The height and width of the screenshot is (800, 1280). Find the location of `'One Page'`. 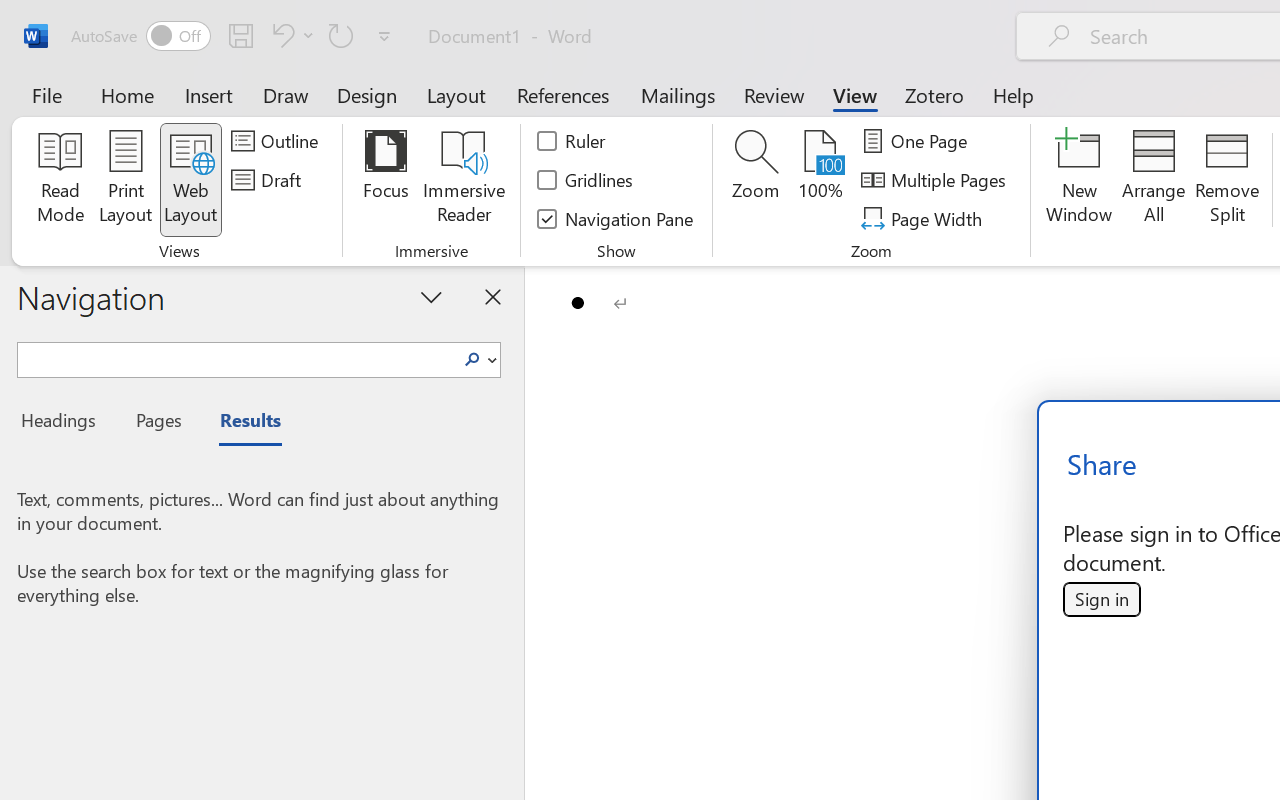

'One Page' is located at coordinates (916, 141).